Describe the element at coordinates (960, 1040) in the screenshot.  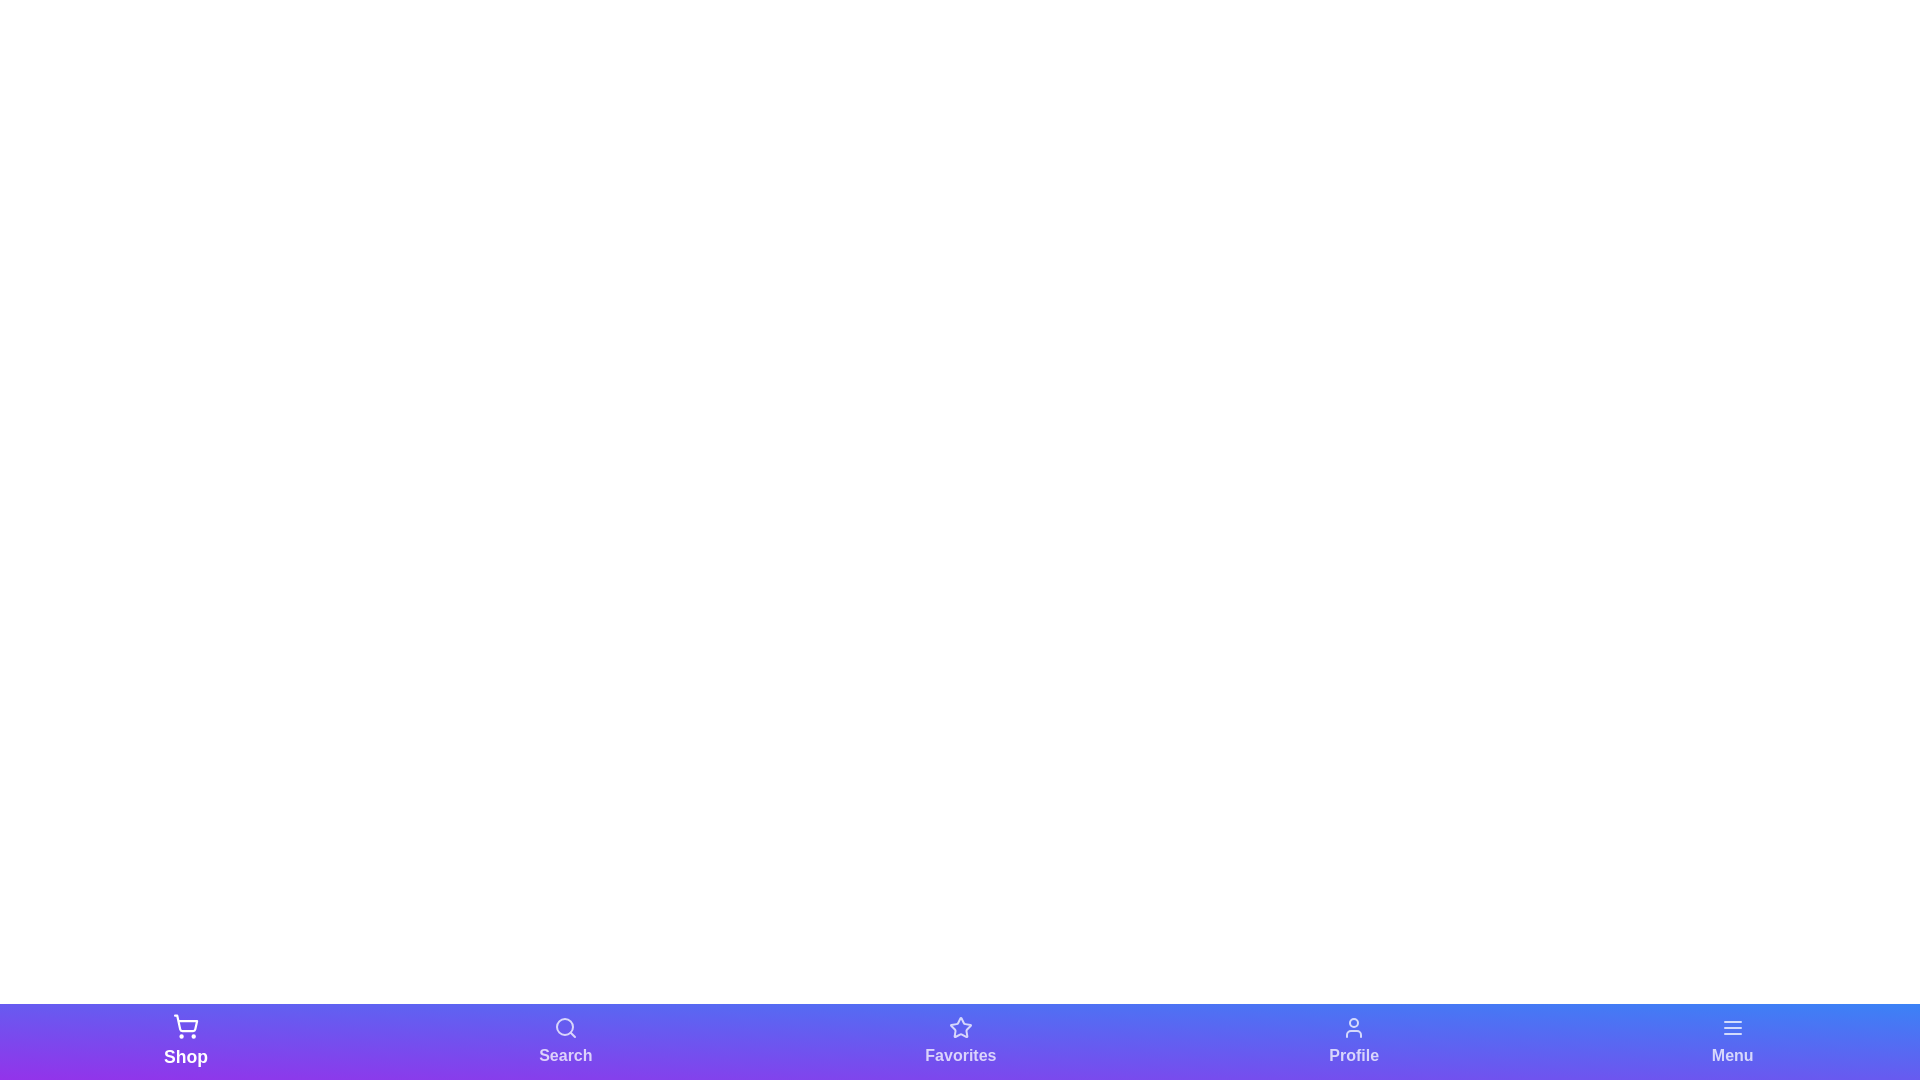
I see `the navigation bar element labeled Favorites` at that location.